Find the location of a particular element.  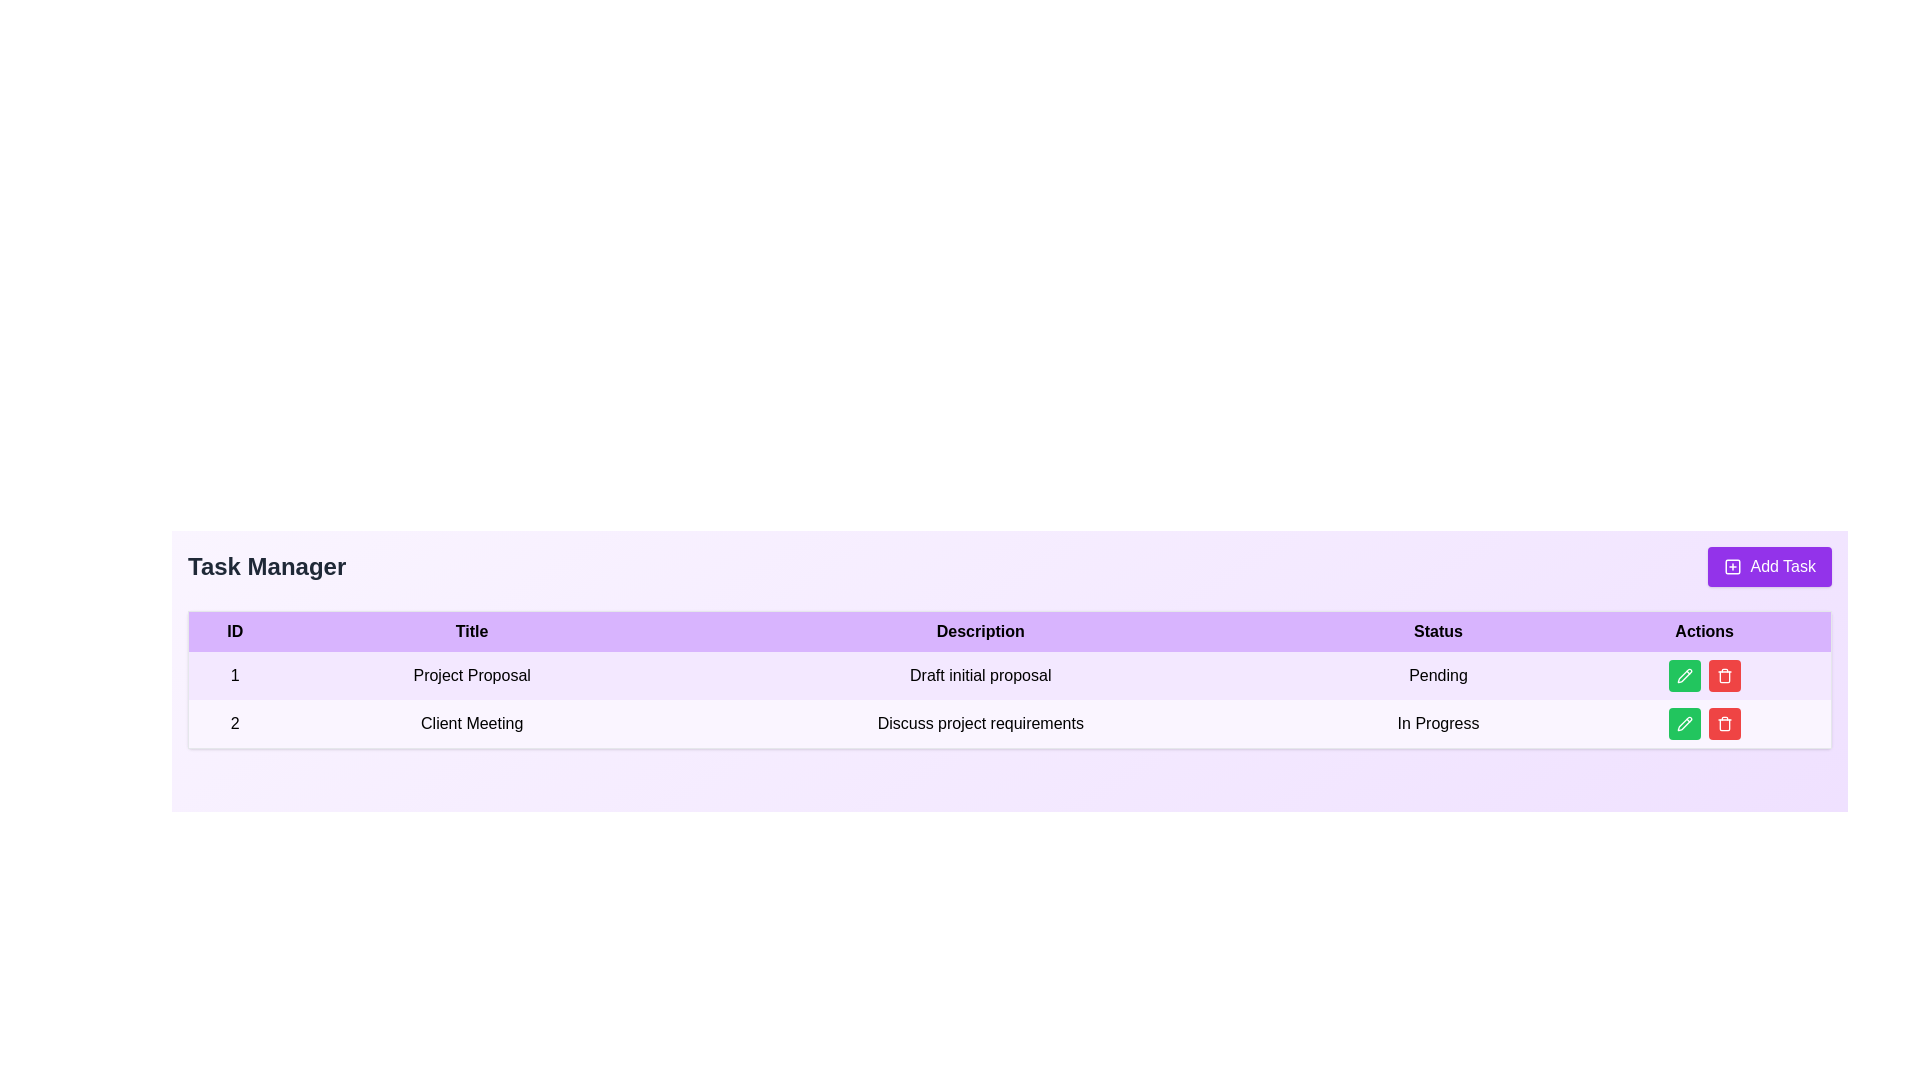

the red delete button with a trash can icon located in the Actions column of the second row in the Task Manager table is located at coordinates (1723, 675).